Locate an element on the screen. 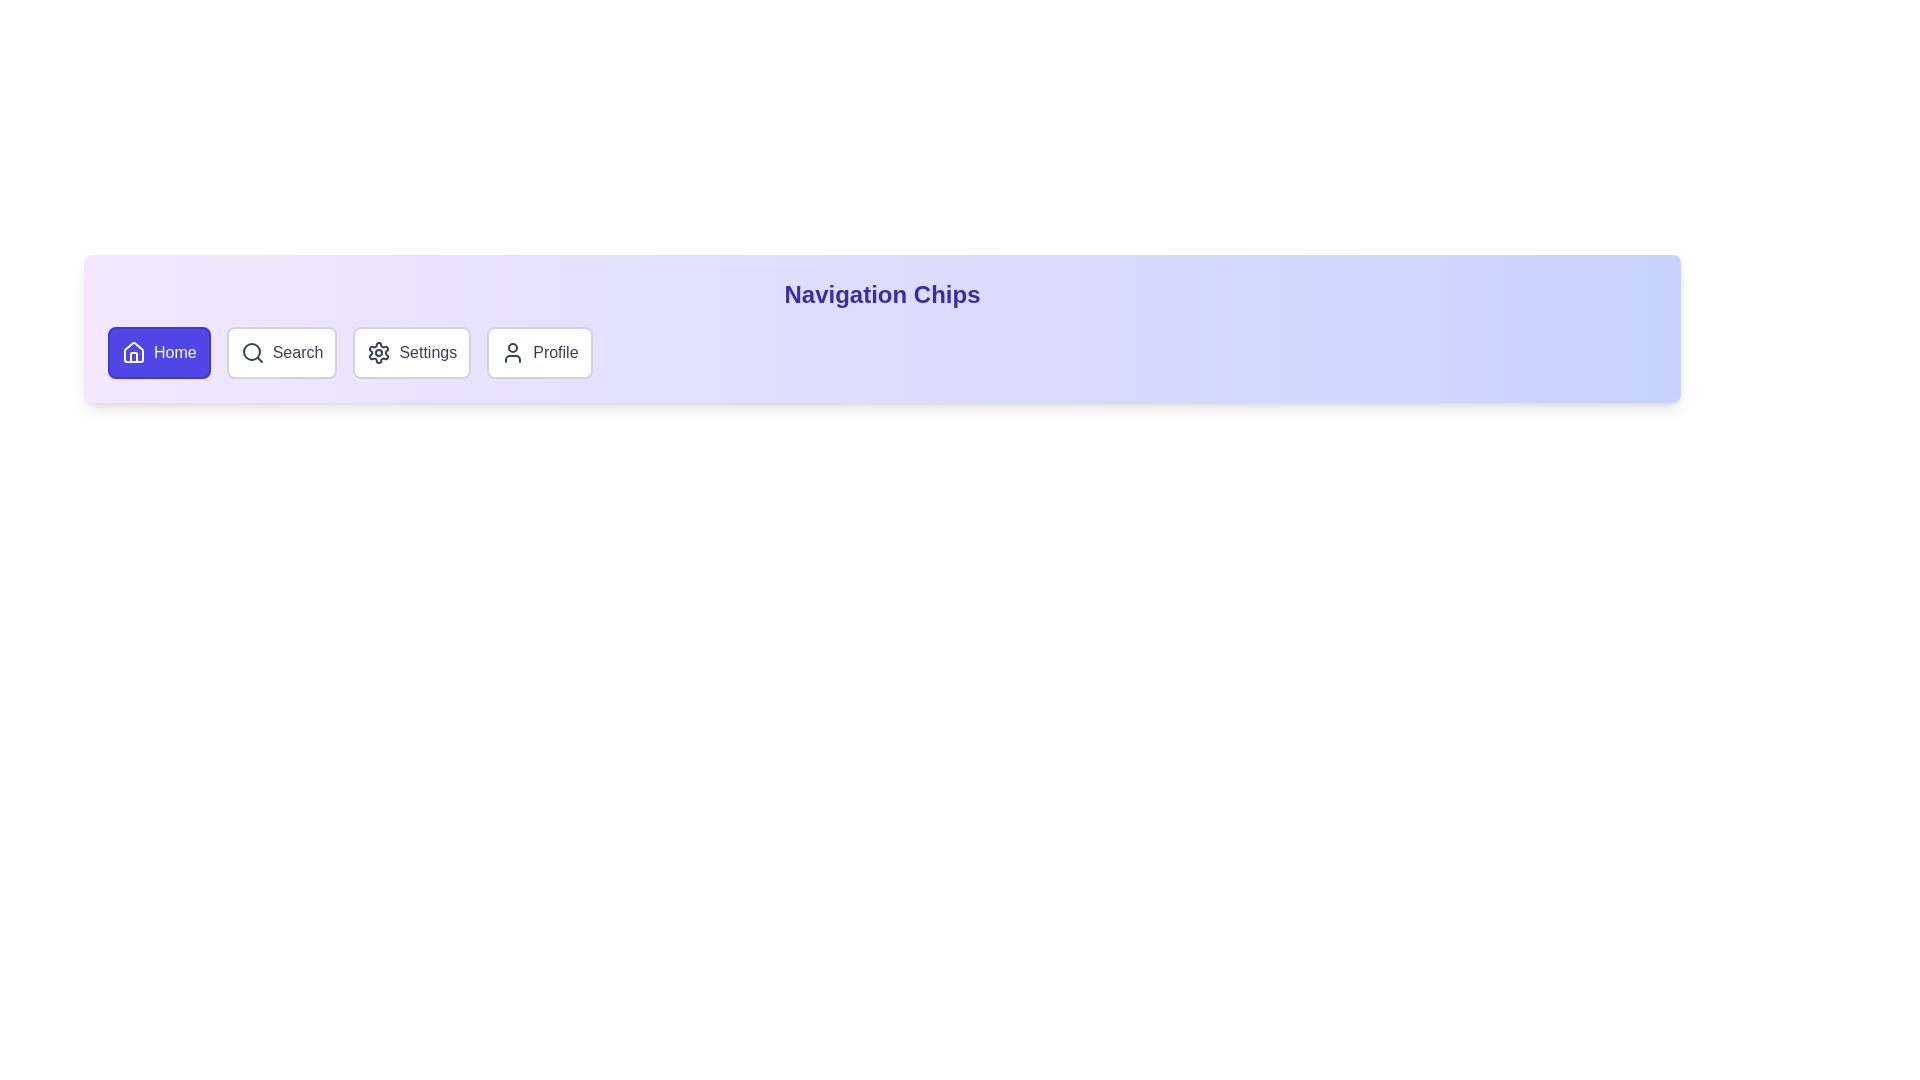 The image size is (1920, 1080). the chip labeled Home to observe the hover effect is located at coordinates (157, 352).